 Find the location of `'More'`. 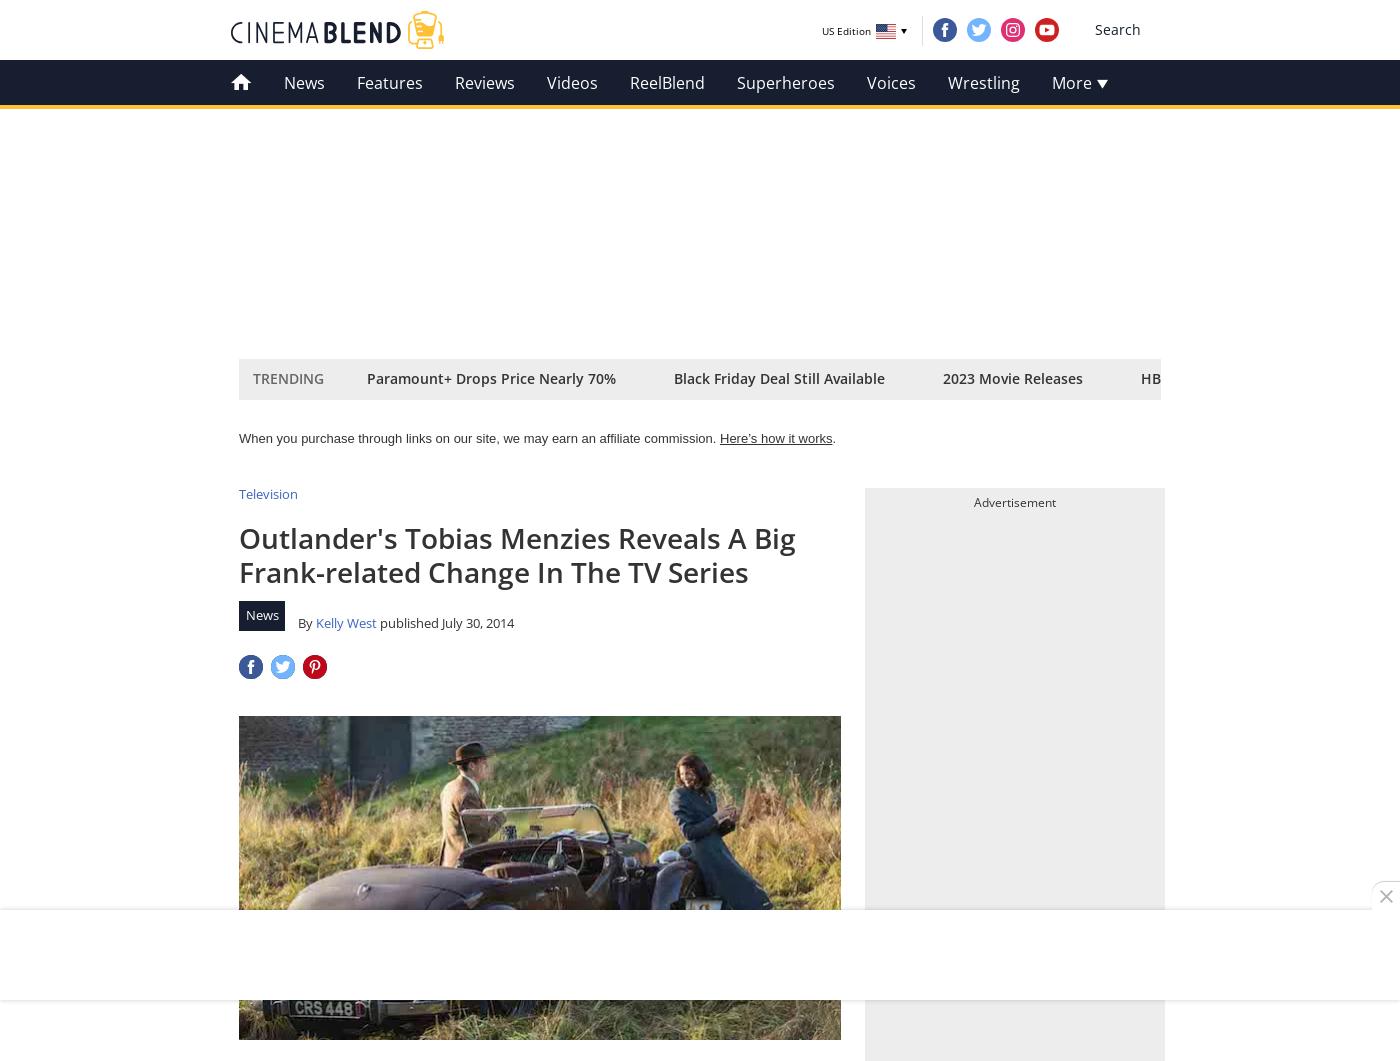

'More' is located at coordinates (1073, 82).